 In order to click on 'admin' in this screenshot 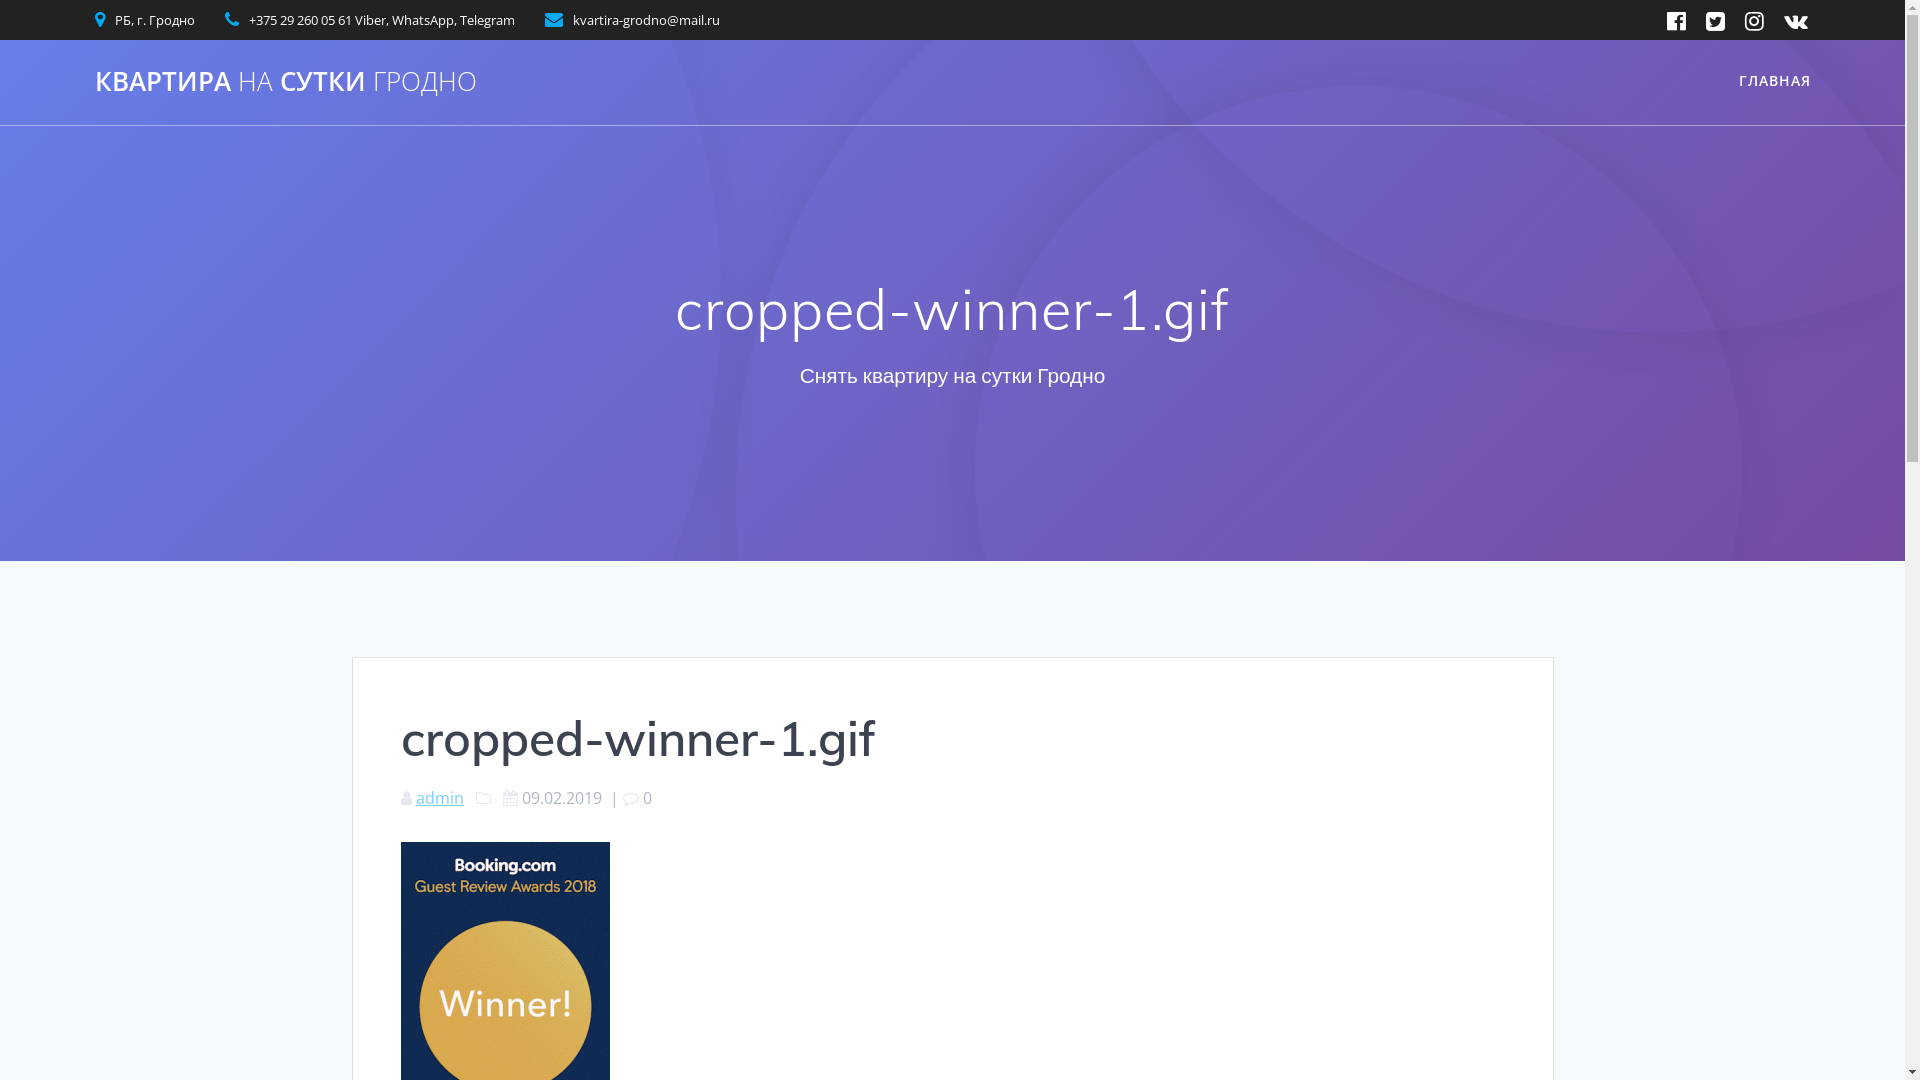, I will do `click(439, 797)`.